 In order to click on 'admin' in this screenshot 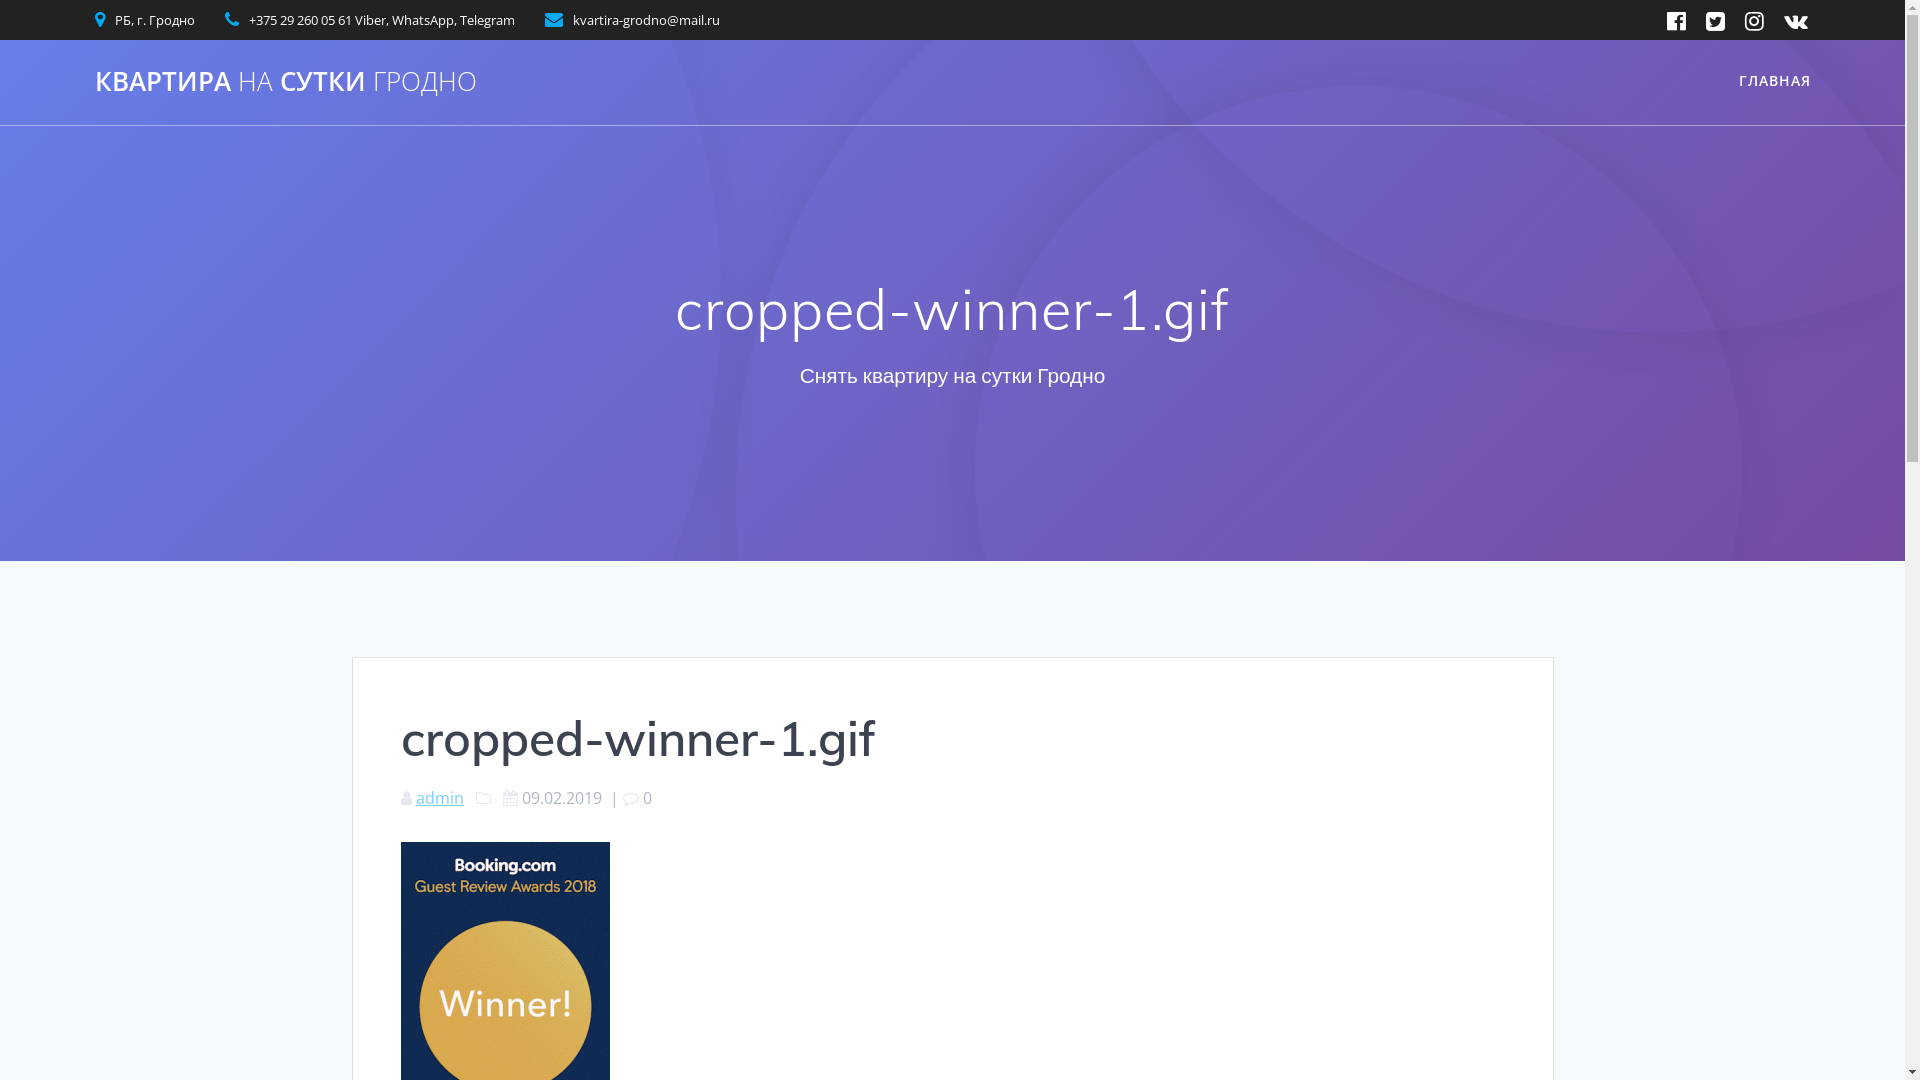, I will do `click(439, 797)`.